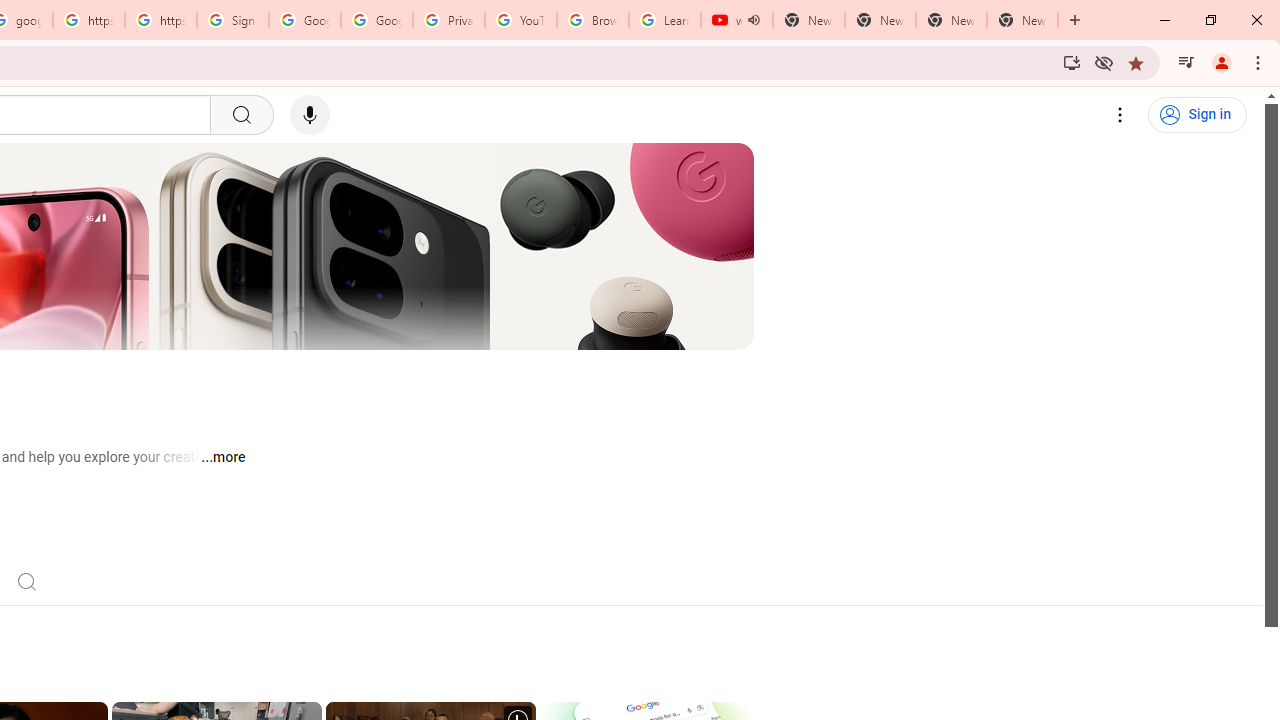 The image size is (1280, 720). I want to click on 'Mute tab', so click(752, 20).